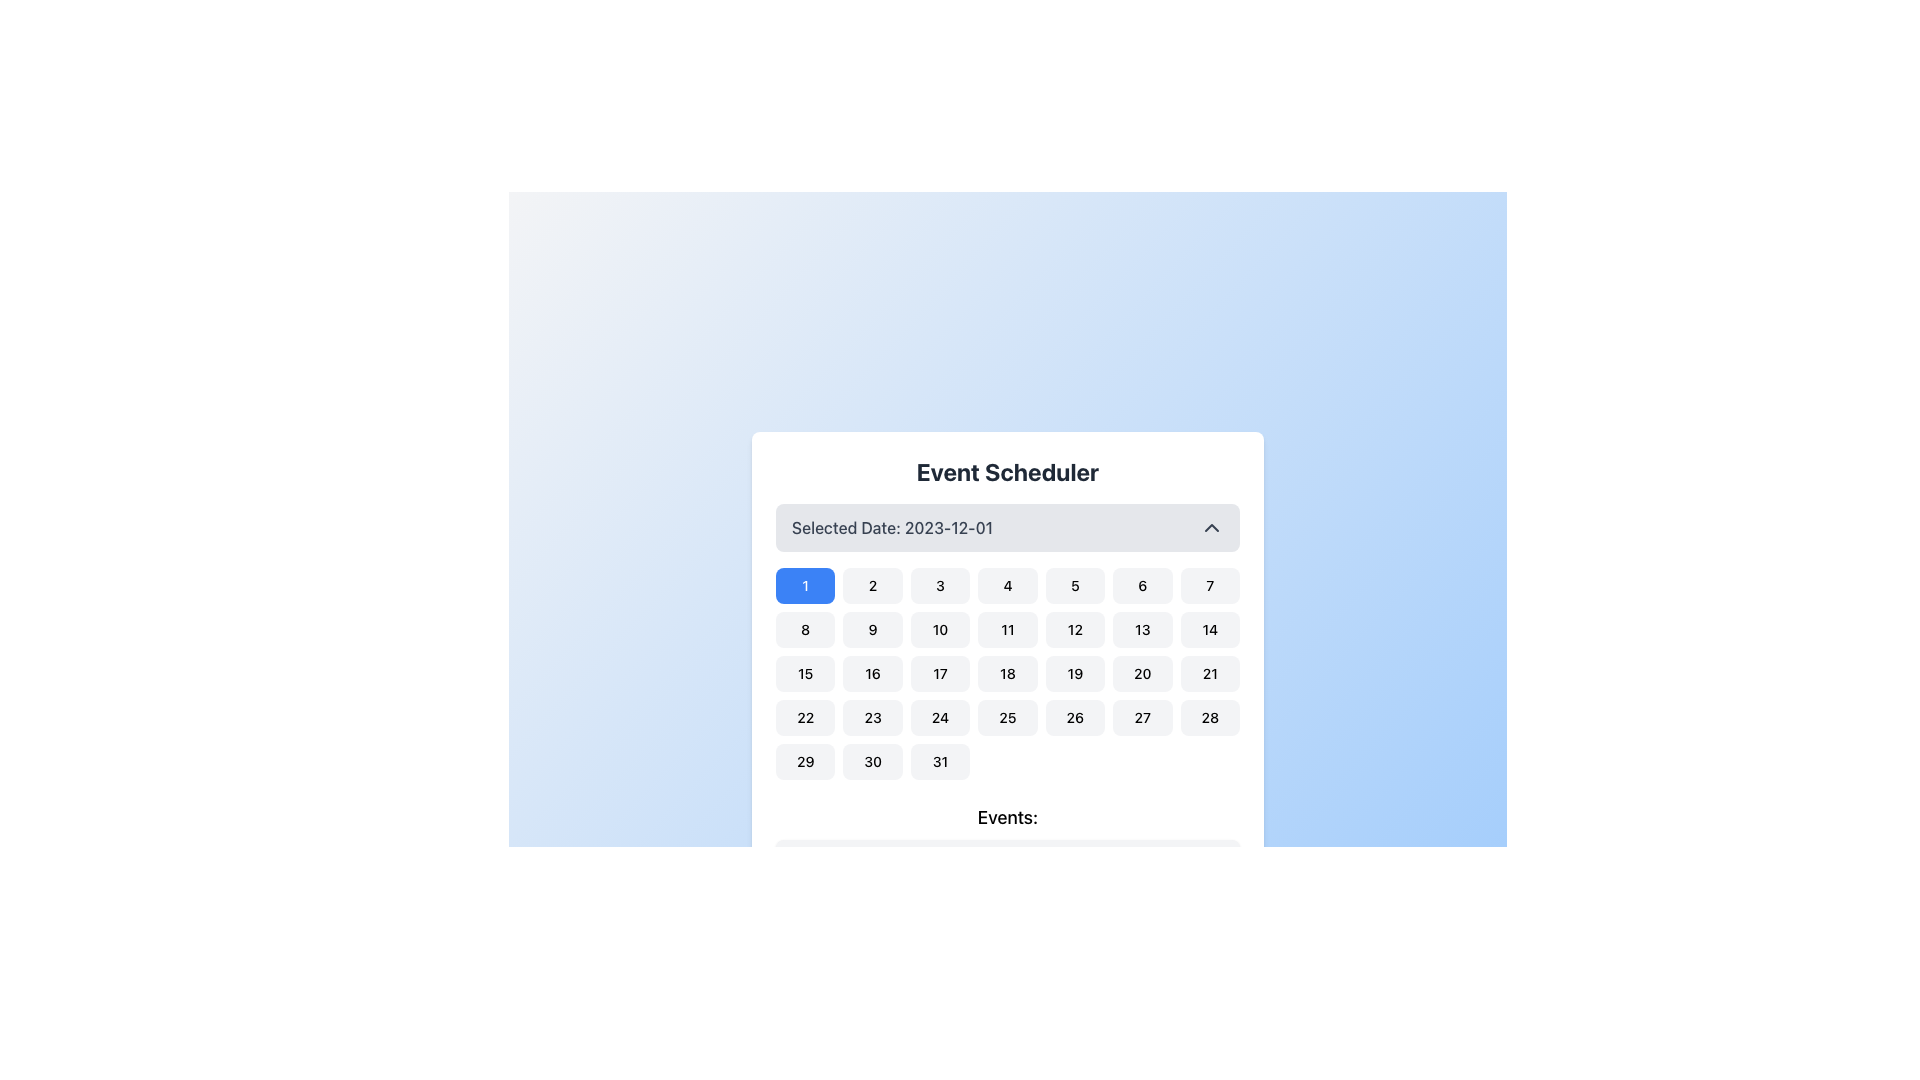 The width and height of the screenshot is (1920, 1080). What do you see at coordinates (939, 716) in the screenshot?
I see `the rectangular button displaying the number '24' to activate the hover effect that changes its background color to blue` at bounding box center [939, 716].